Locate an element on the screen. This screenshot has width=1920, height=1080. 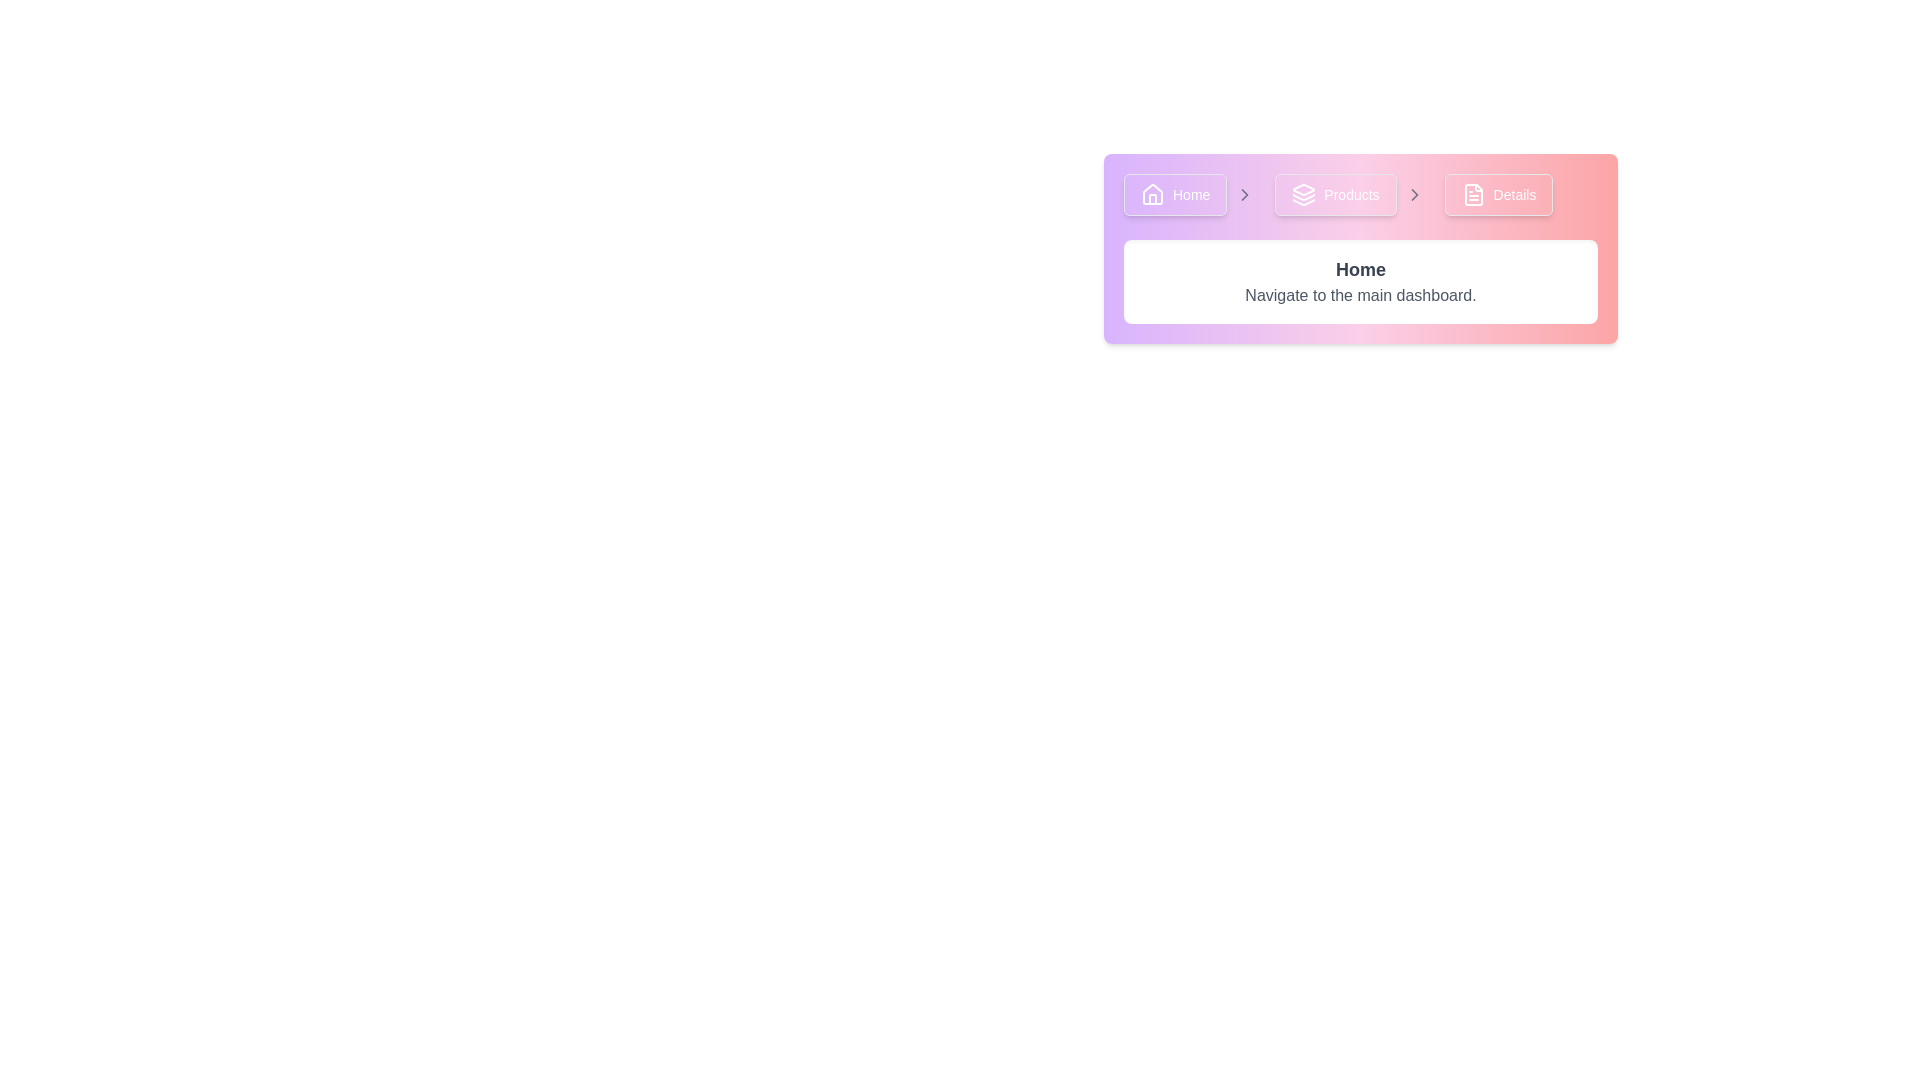
the house-like icon in the breadcrumb navigation bar, which is the first icon preceding the text 'Home' is located at coordinates (1152, 193).